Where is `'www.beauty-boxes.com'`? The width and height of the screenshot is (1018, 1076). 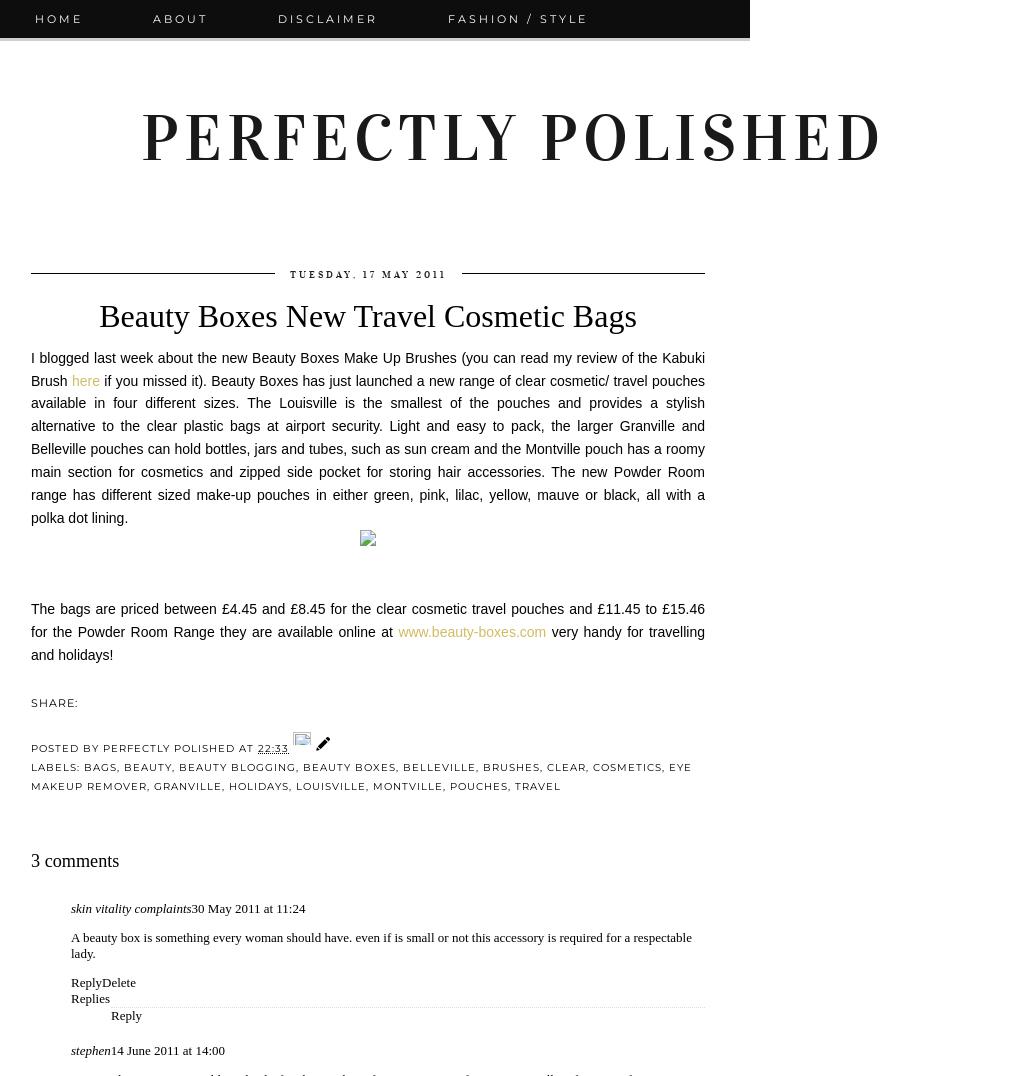
'www.beauty-boxes.com' is located at coordinates (398, 631).